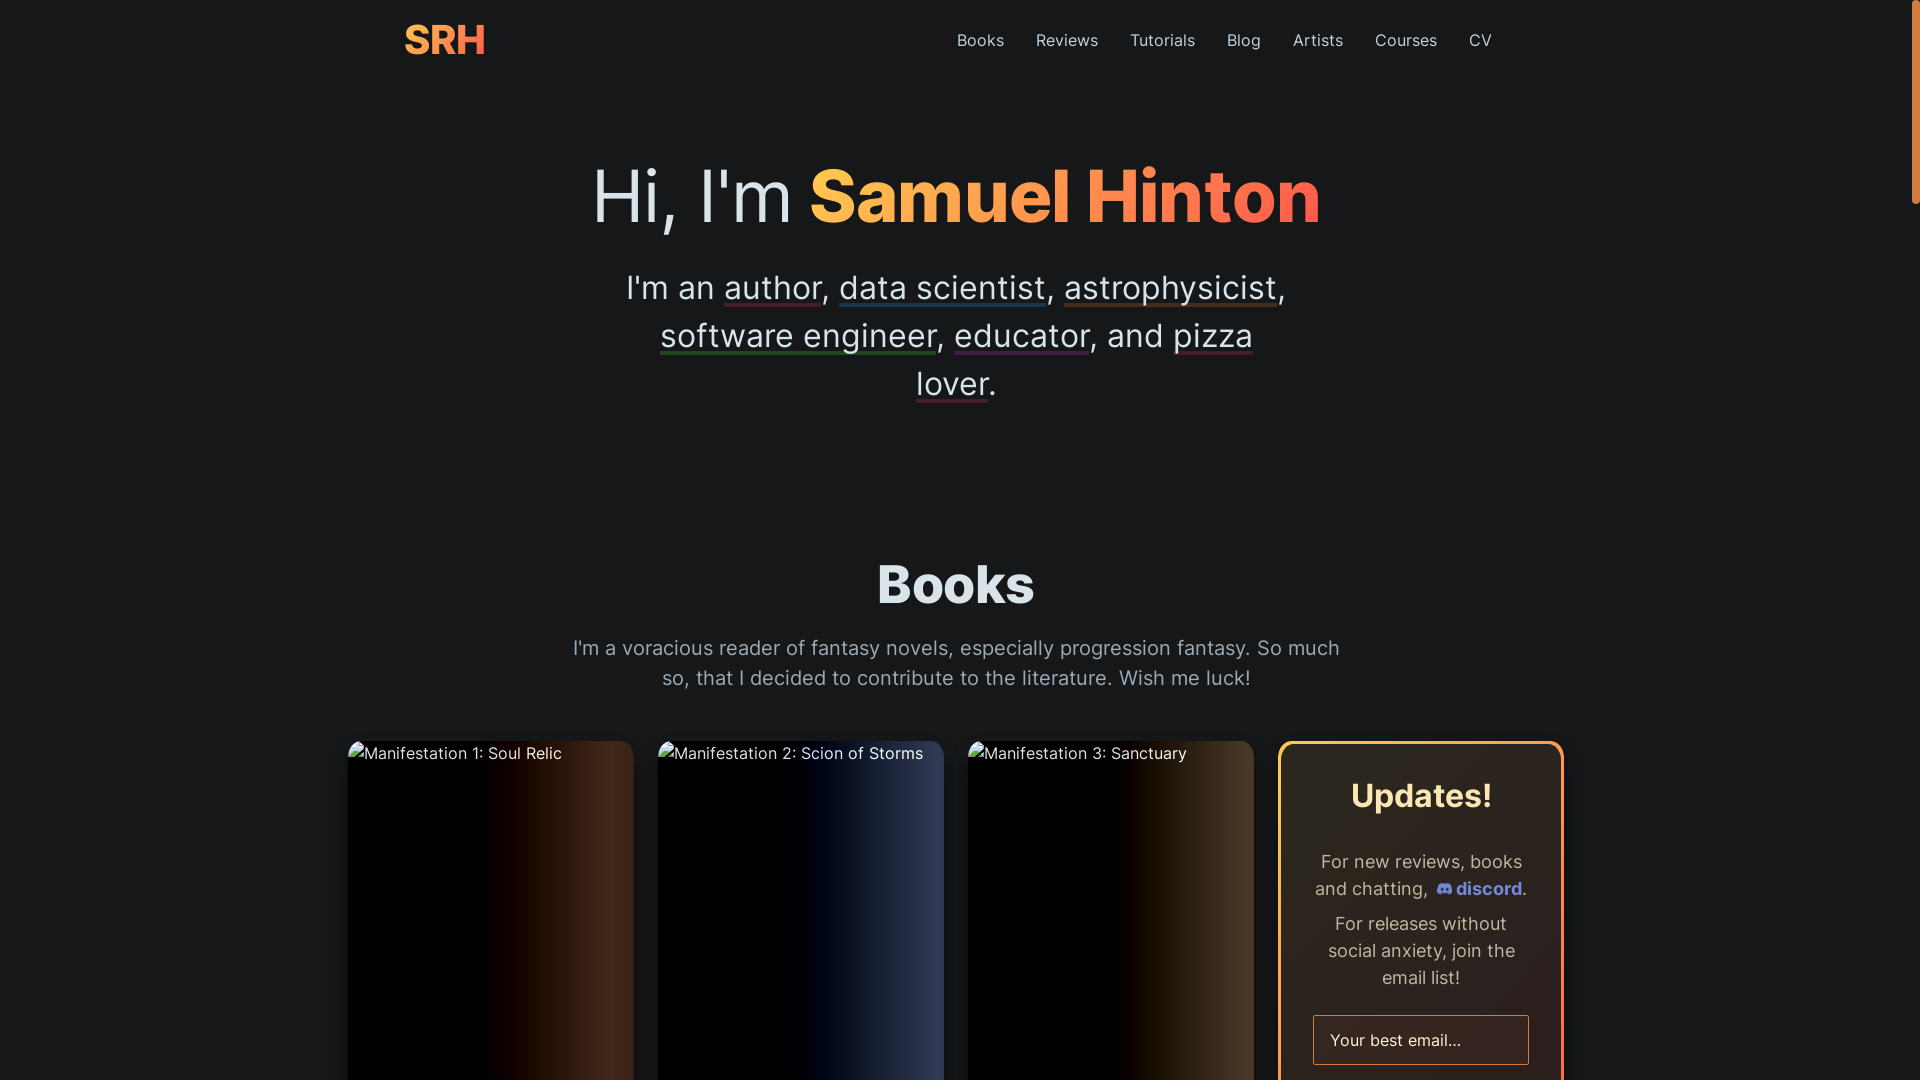 This screenshot has width=1920, height=1080. I want to click on 'Artists', so click(1318, 39).